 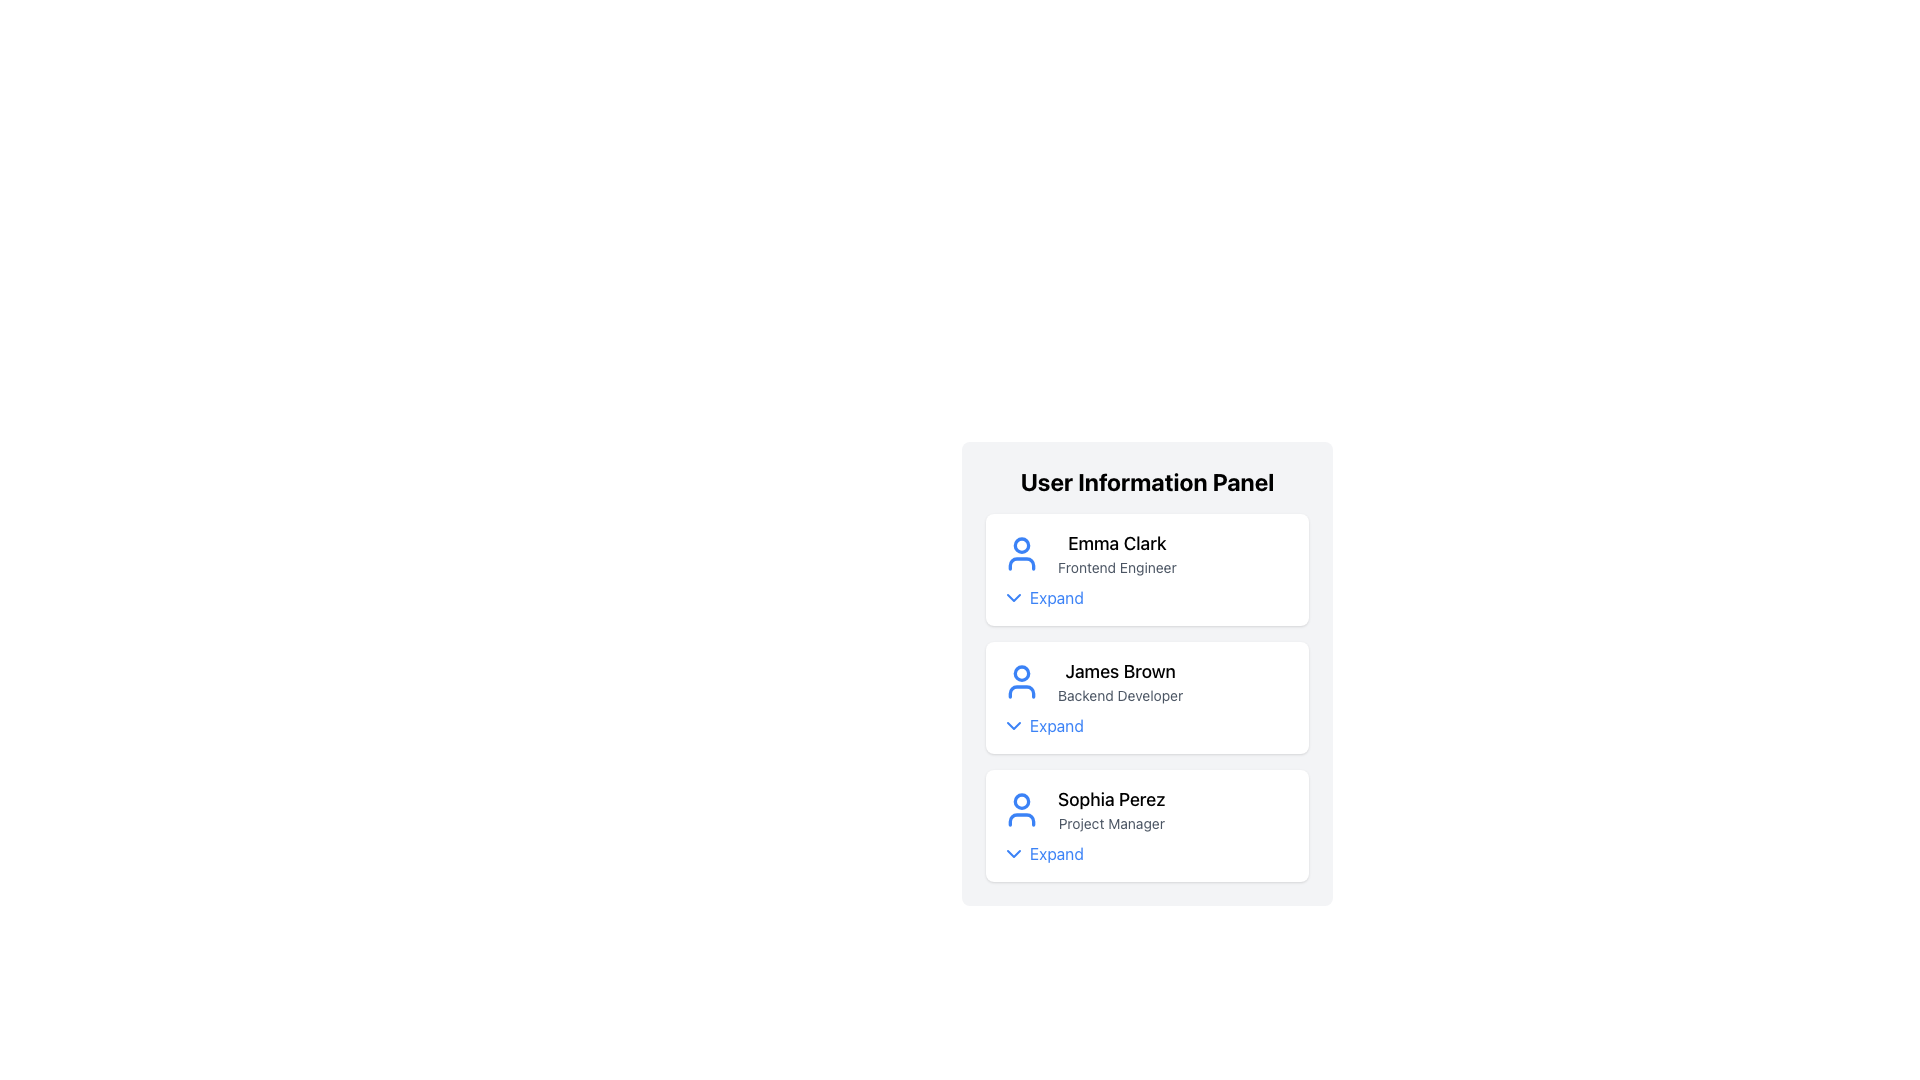 What do you see at coordinates (1116, 543) in the screenshot?
I see `the static text label displaying the name 'Emma Clark' in the User Information Panel, which is prominently positioned at the top of the information card` at bounding box center [1116, 543].